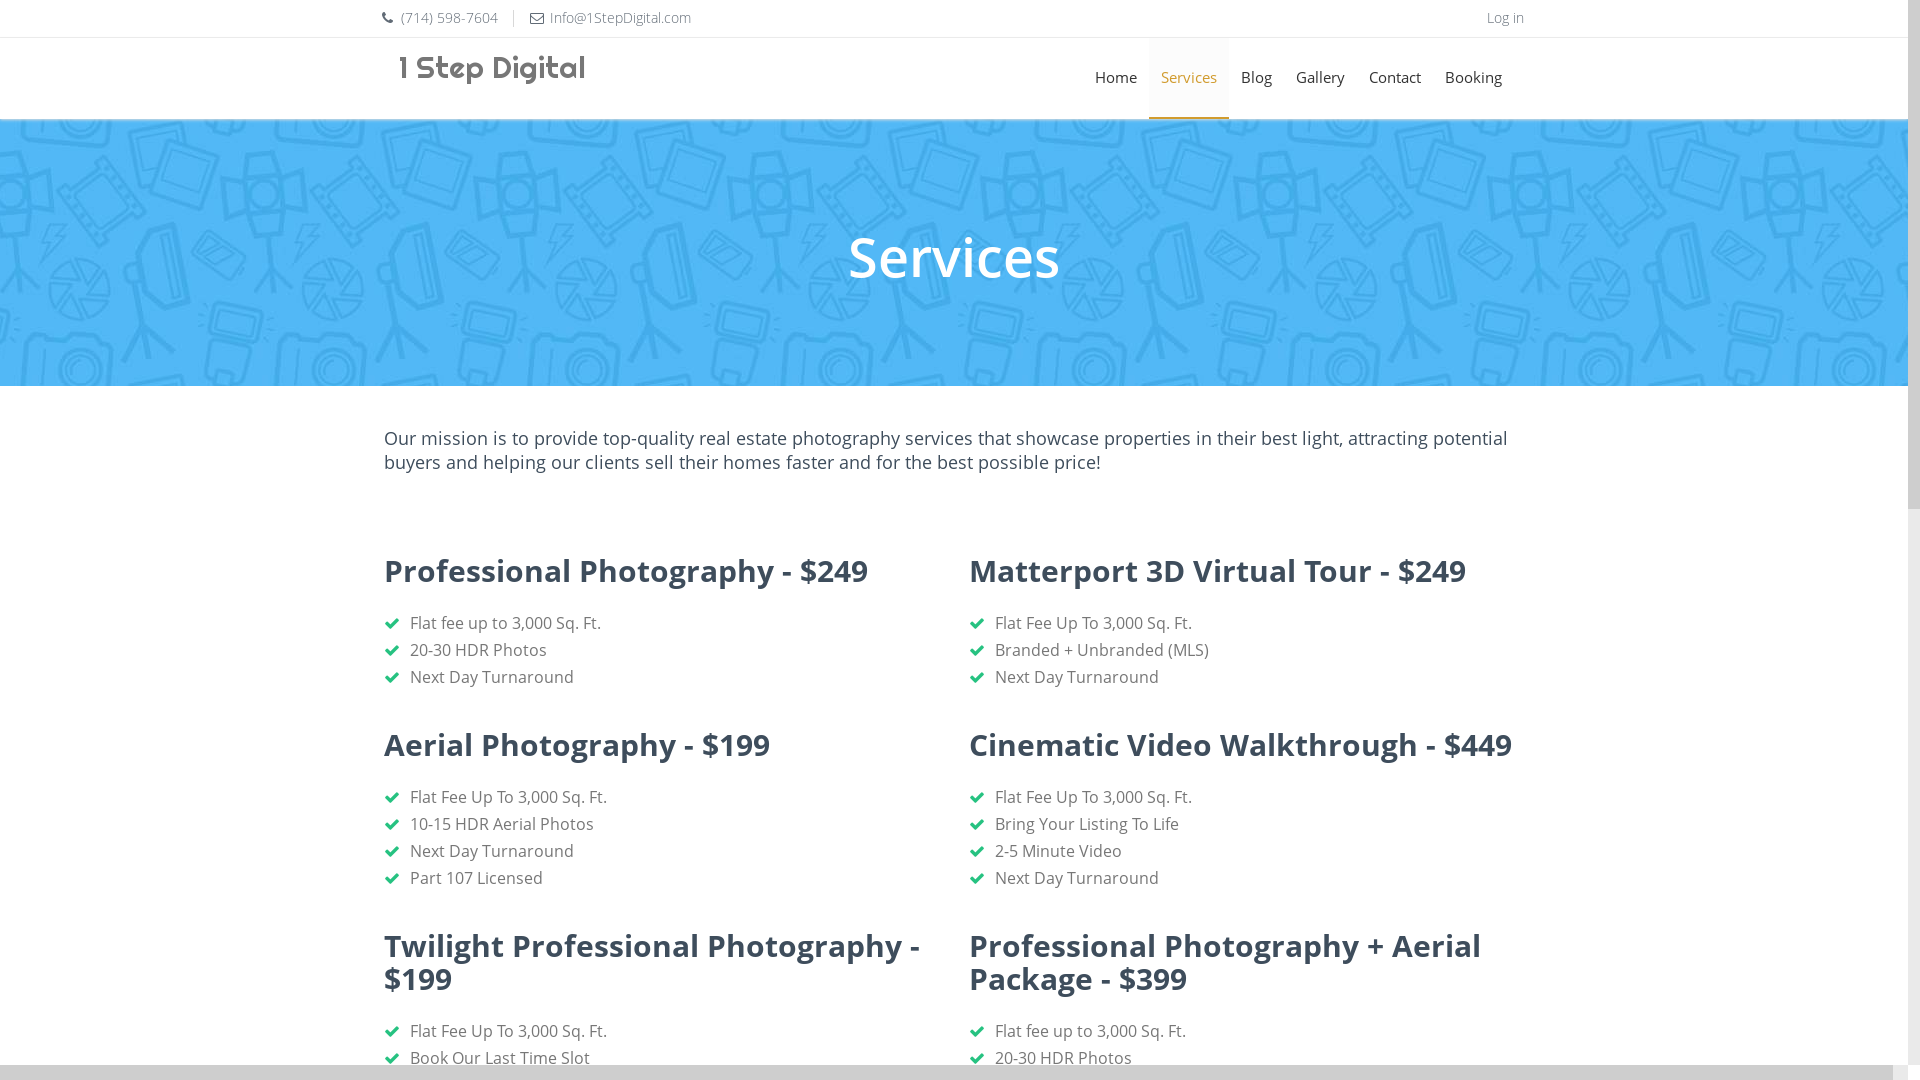 This screenshot has width=1920, height=1080. What do you see at coordinates (1473, 76) in the screenshot?
I see `'Booking'` at bounding box center [1473, 76].